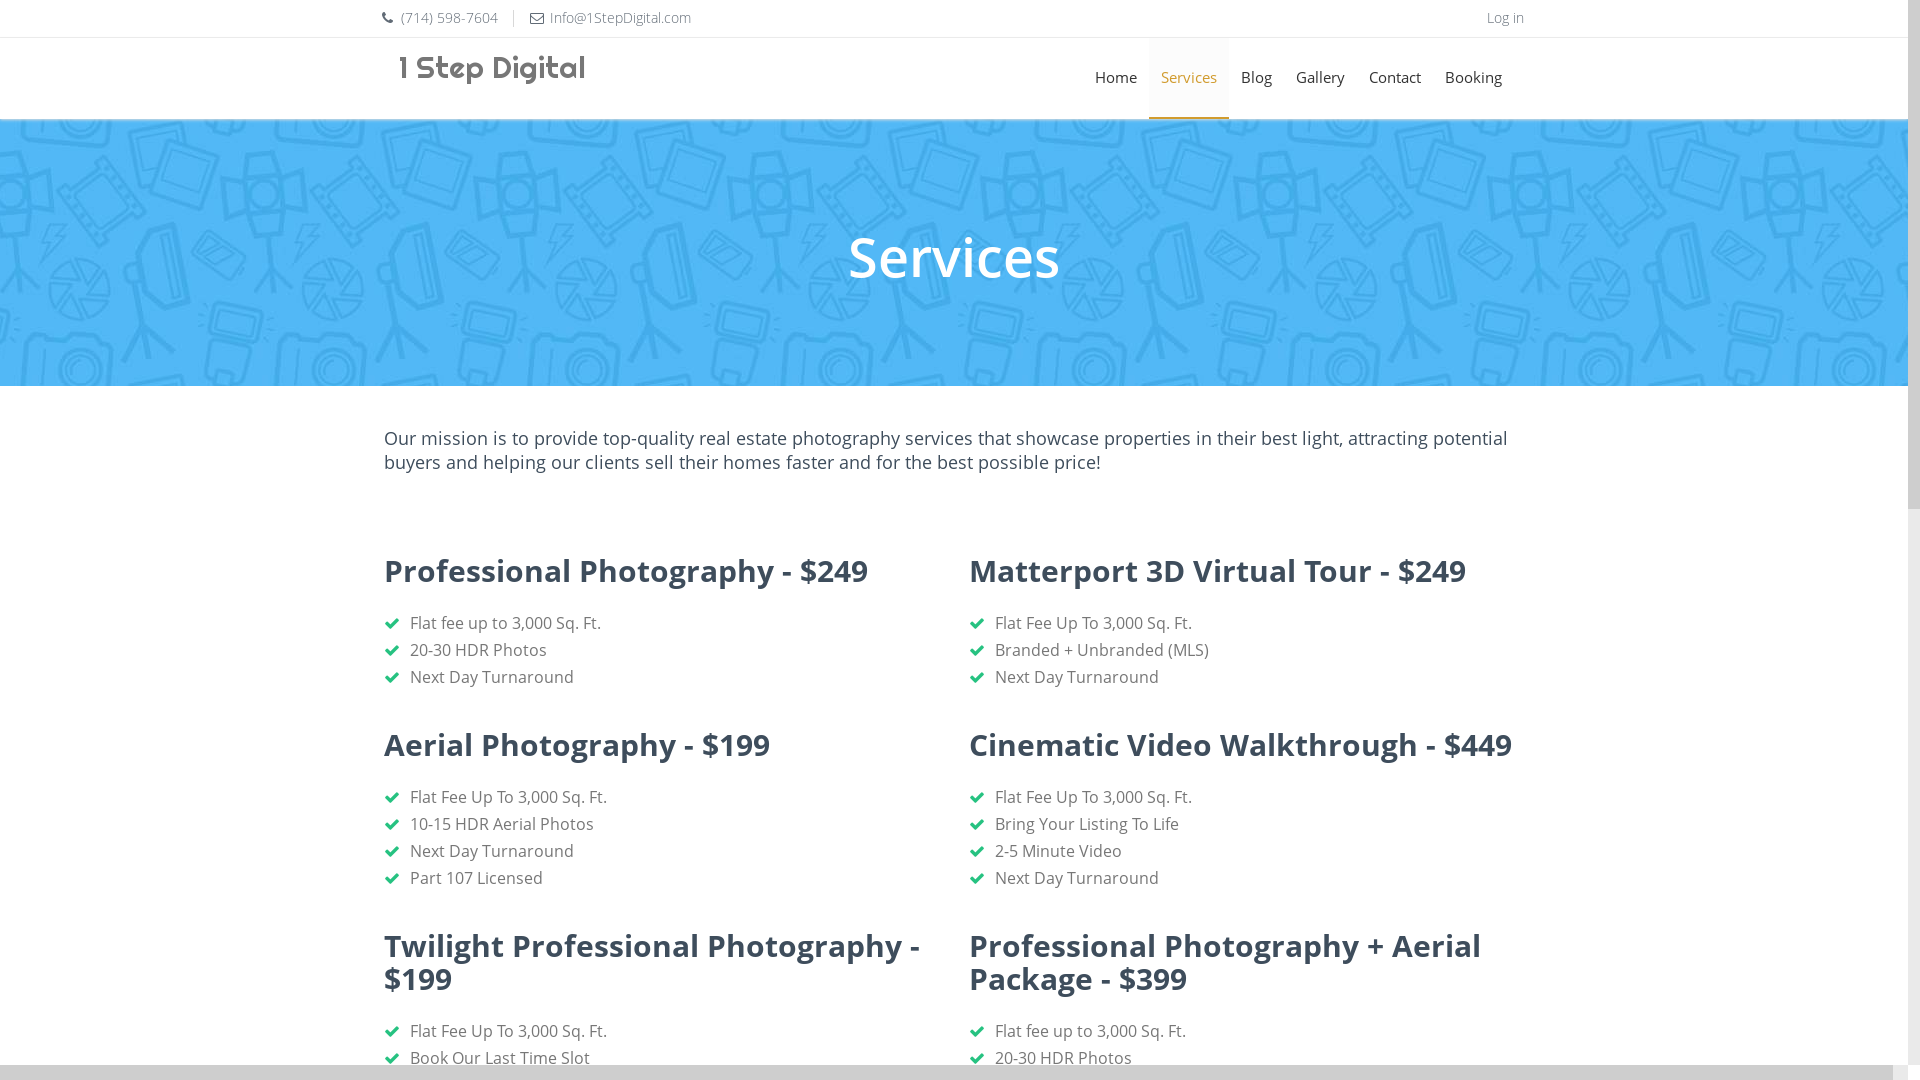 This screenshot has width=1920, height=1080. What do you see at coordinates (1473, 76) in the screenshot?
I see `'Booking'` at bounding box center [1473, 76].